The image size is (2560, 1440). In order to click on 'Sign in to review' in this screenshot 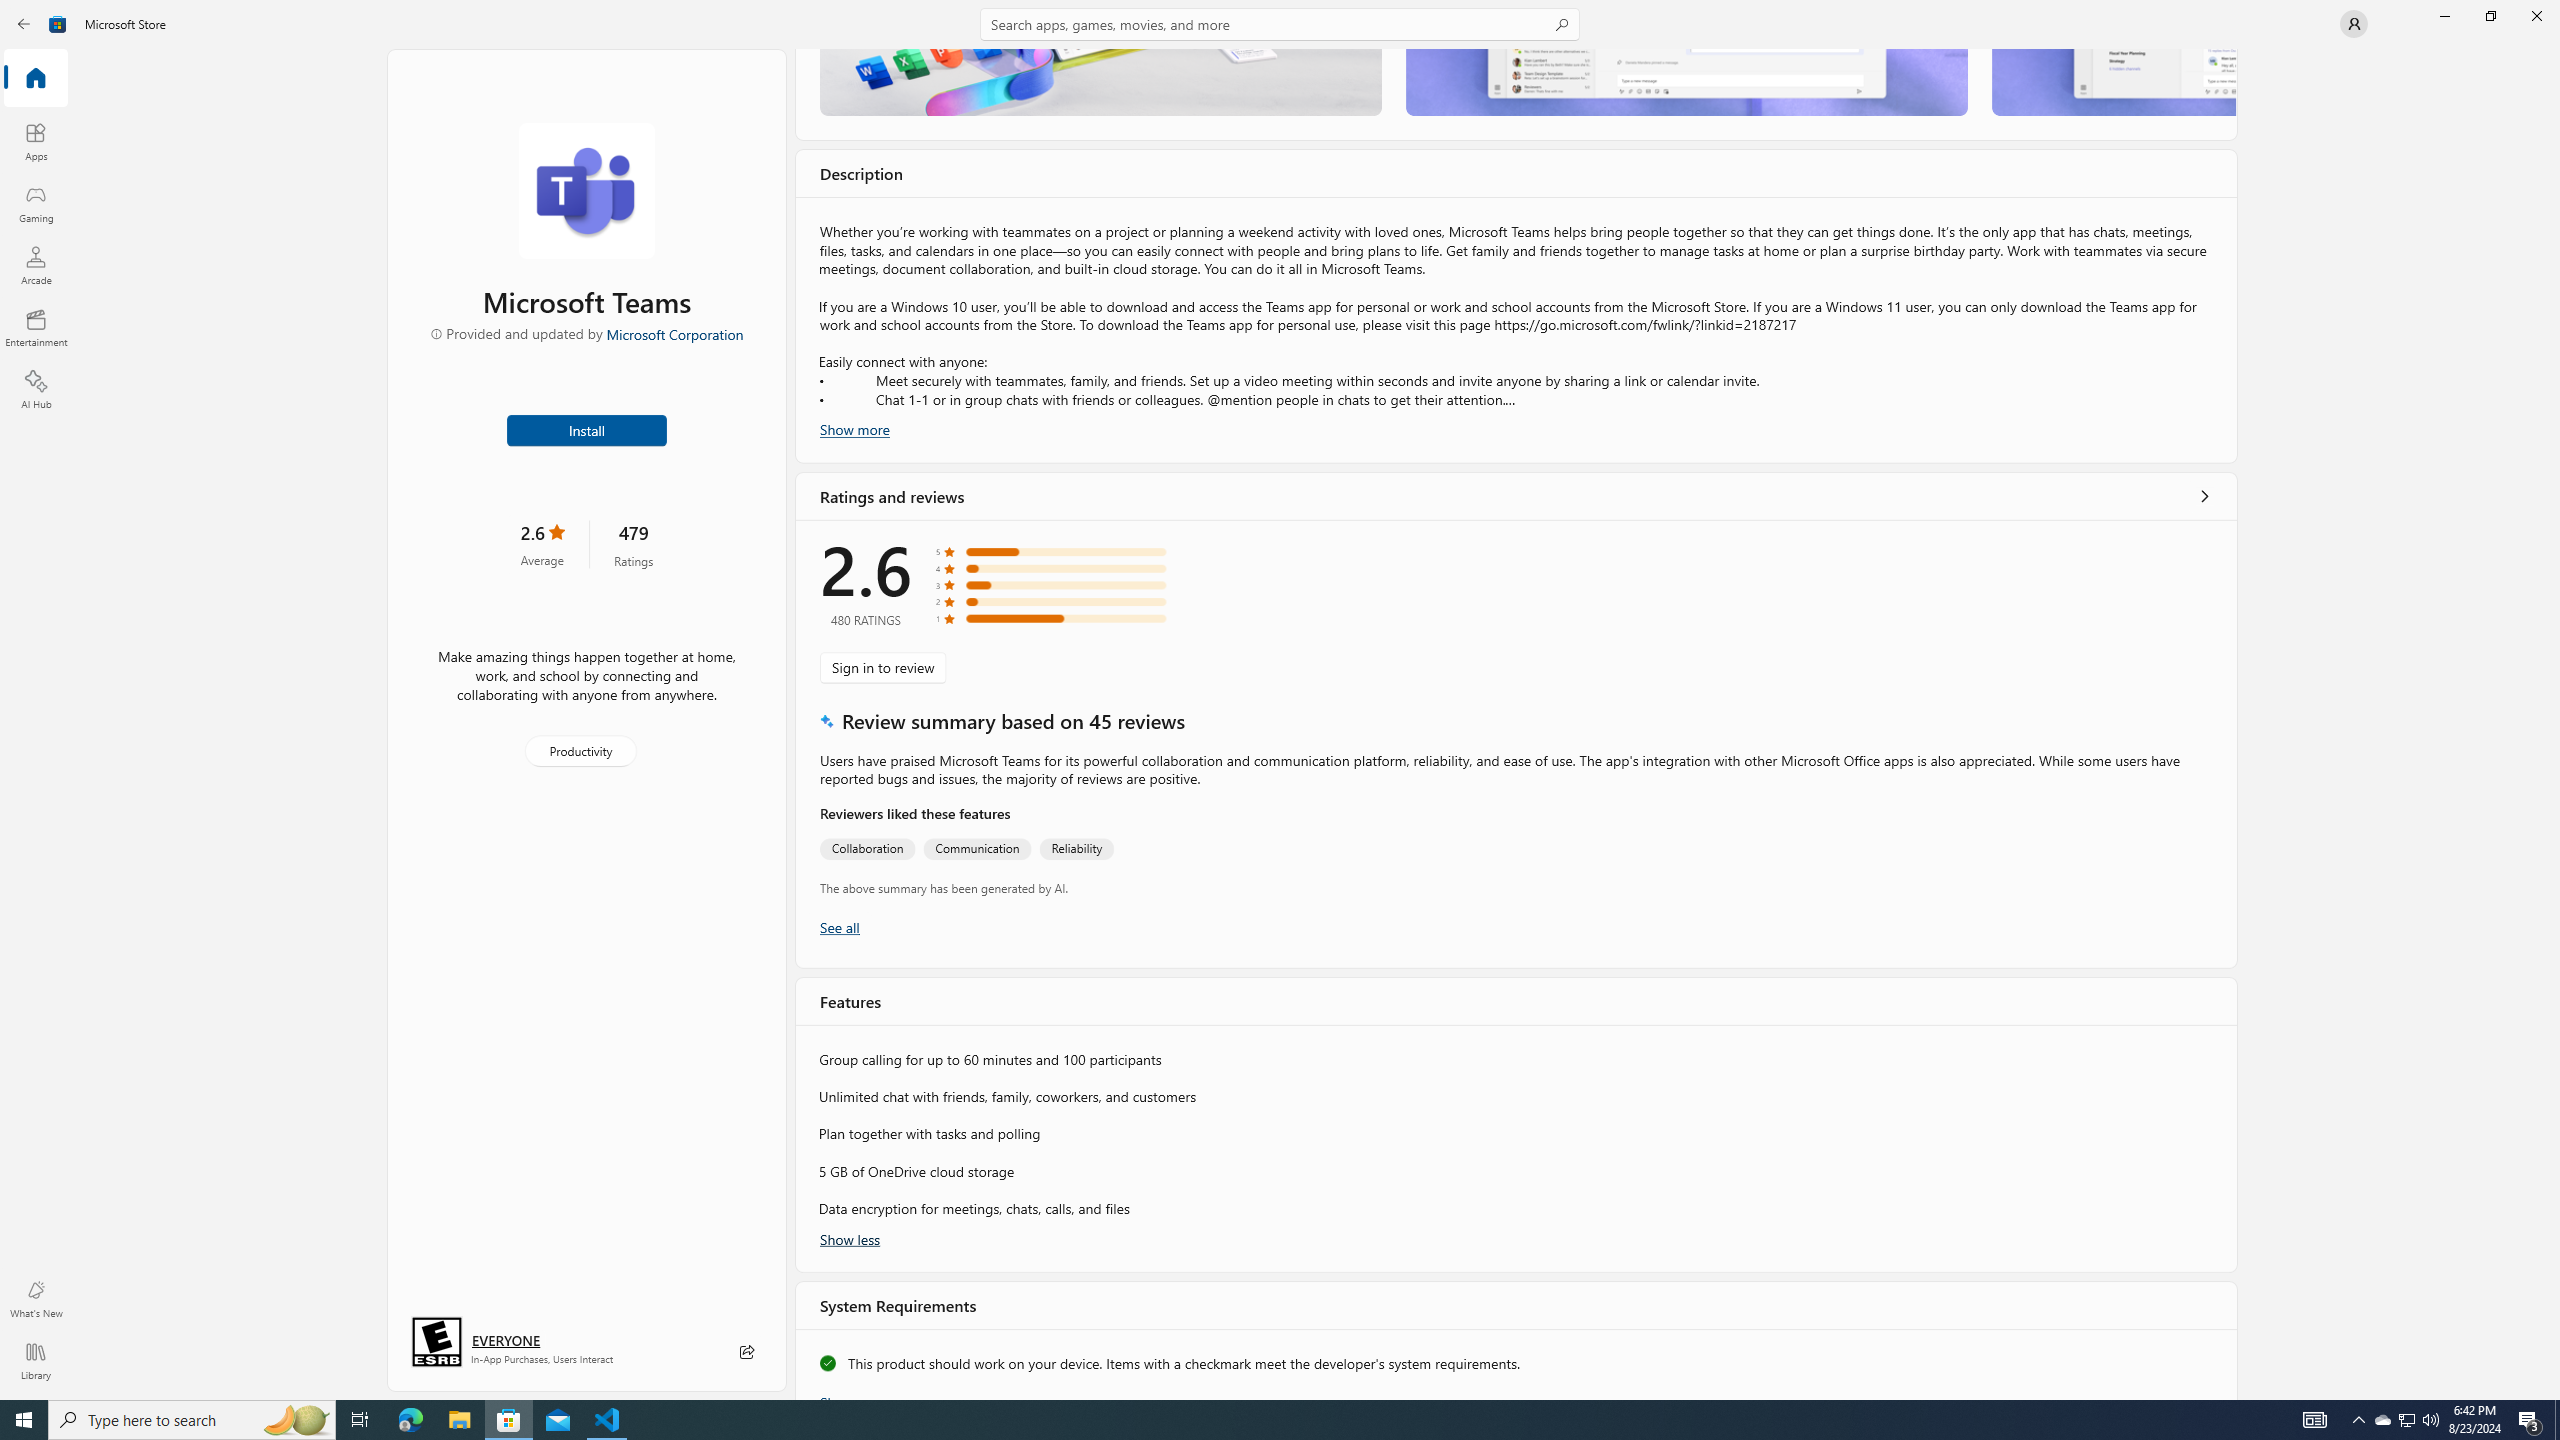, I will do `click(882, 666)`.